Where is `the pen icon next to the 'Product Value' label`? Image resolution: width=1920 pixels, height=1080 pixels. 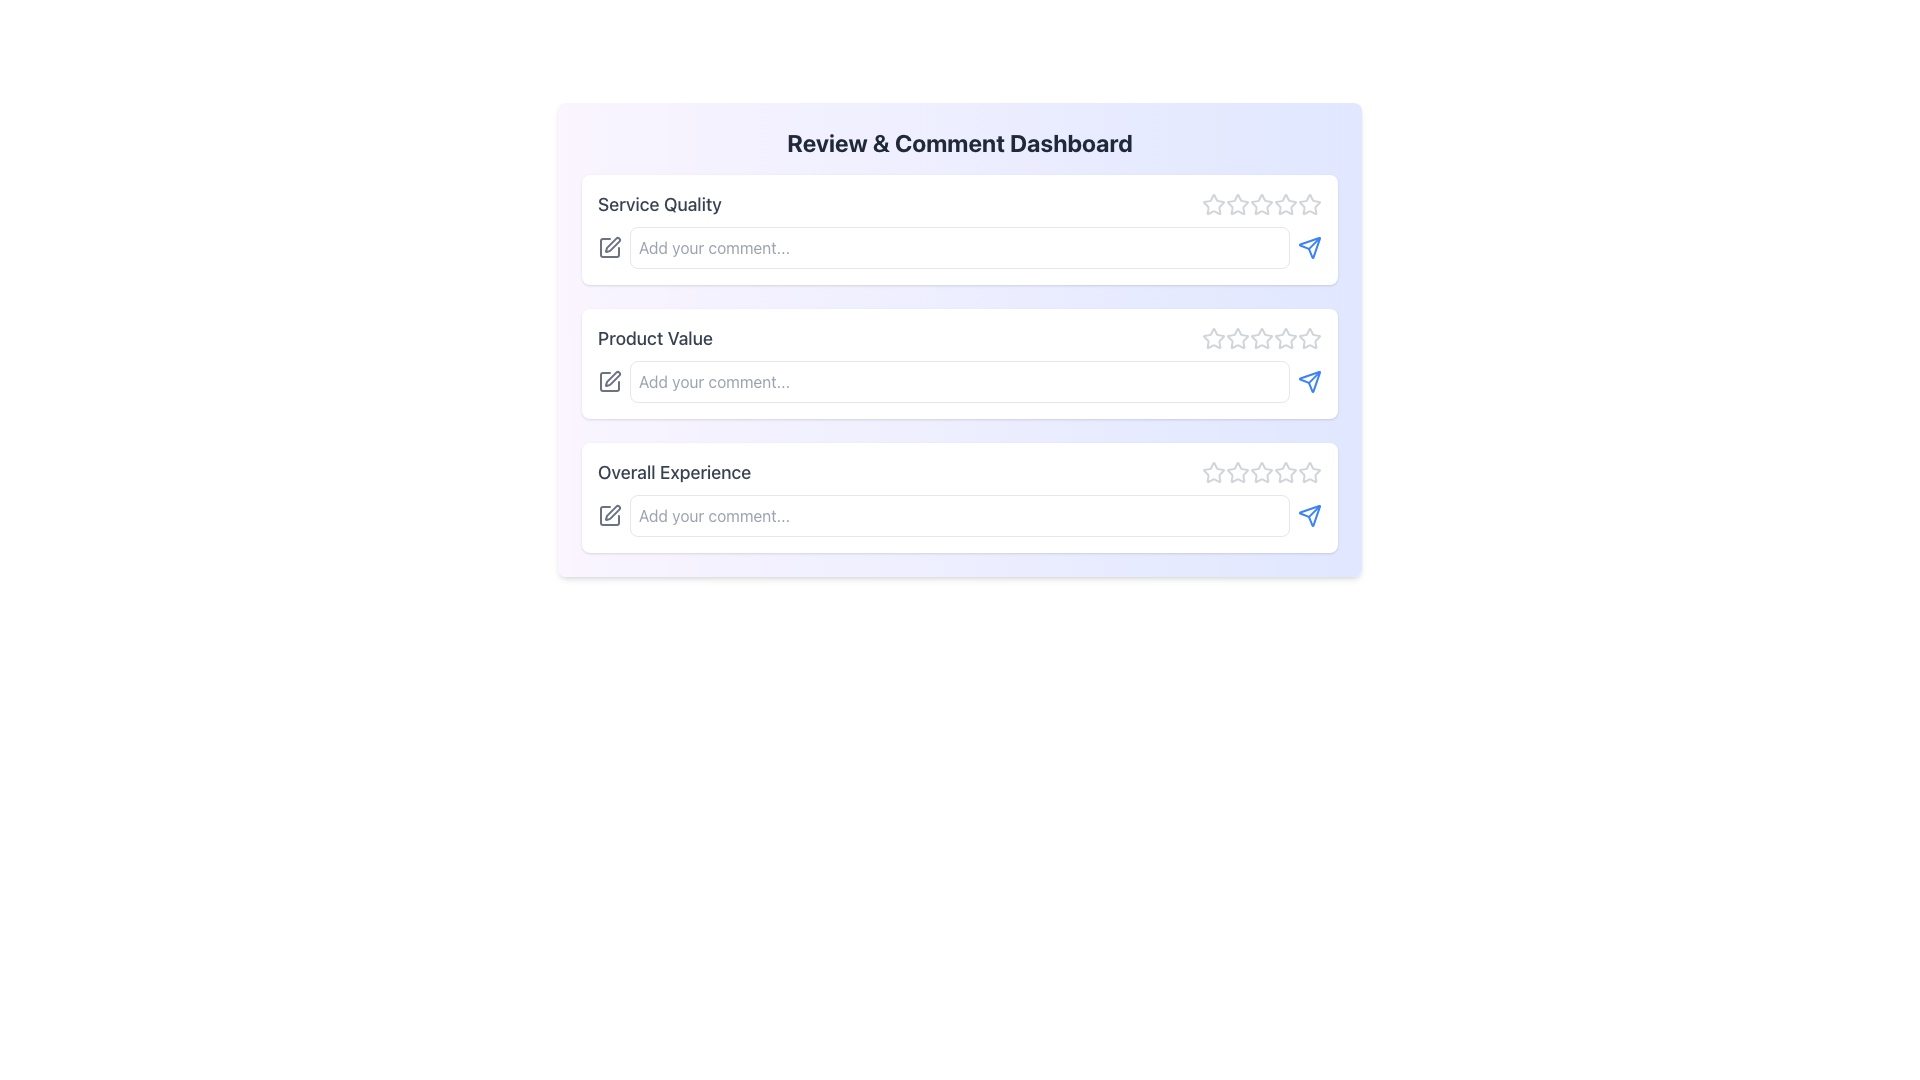 the pen icon next to the 'Product Value' label is located at coordinates (612, 378).